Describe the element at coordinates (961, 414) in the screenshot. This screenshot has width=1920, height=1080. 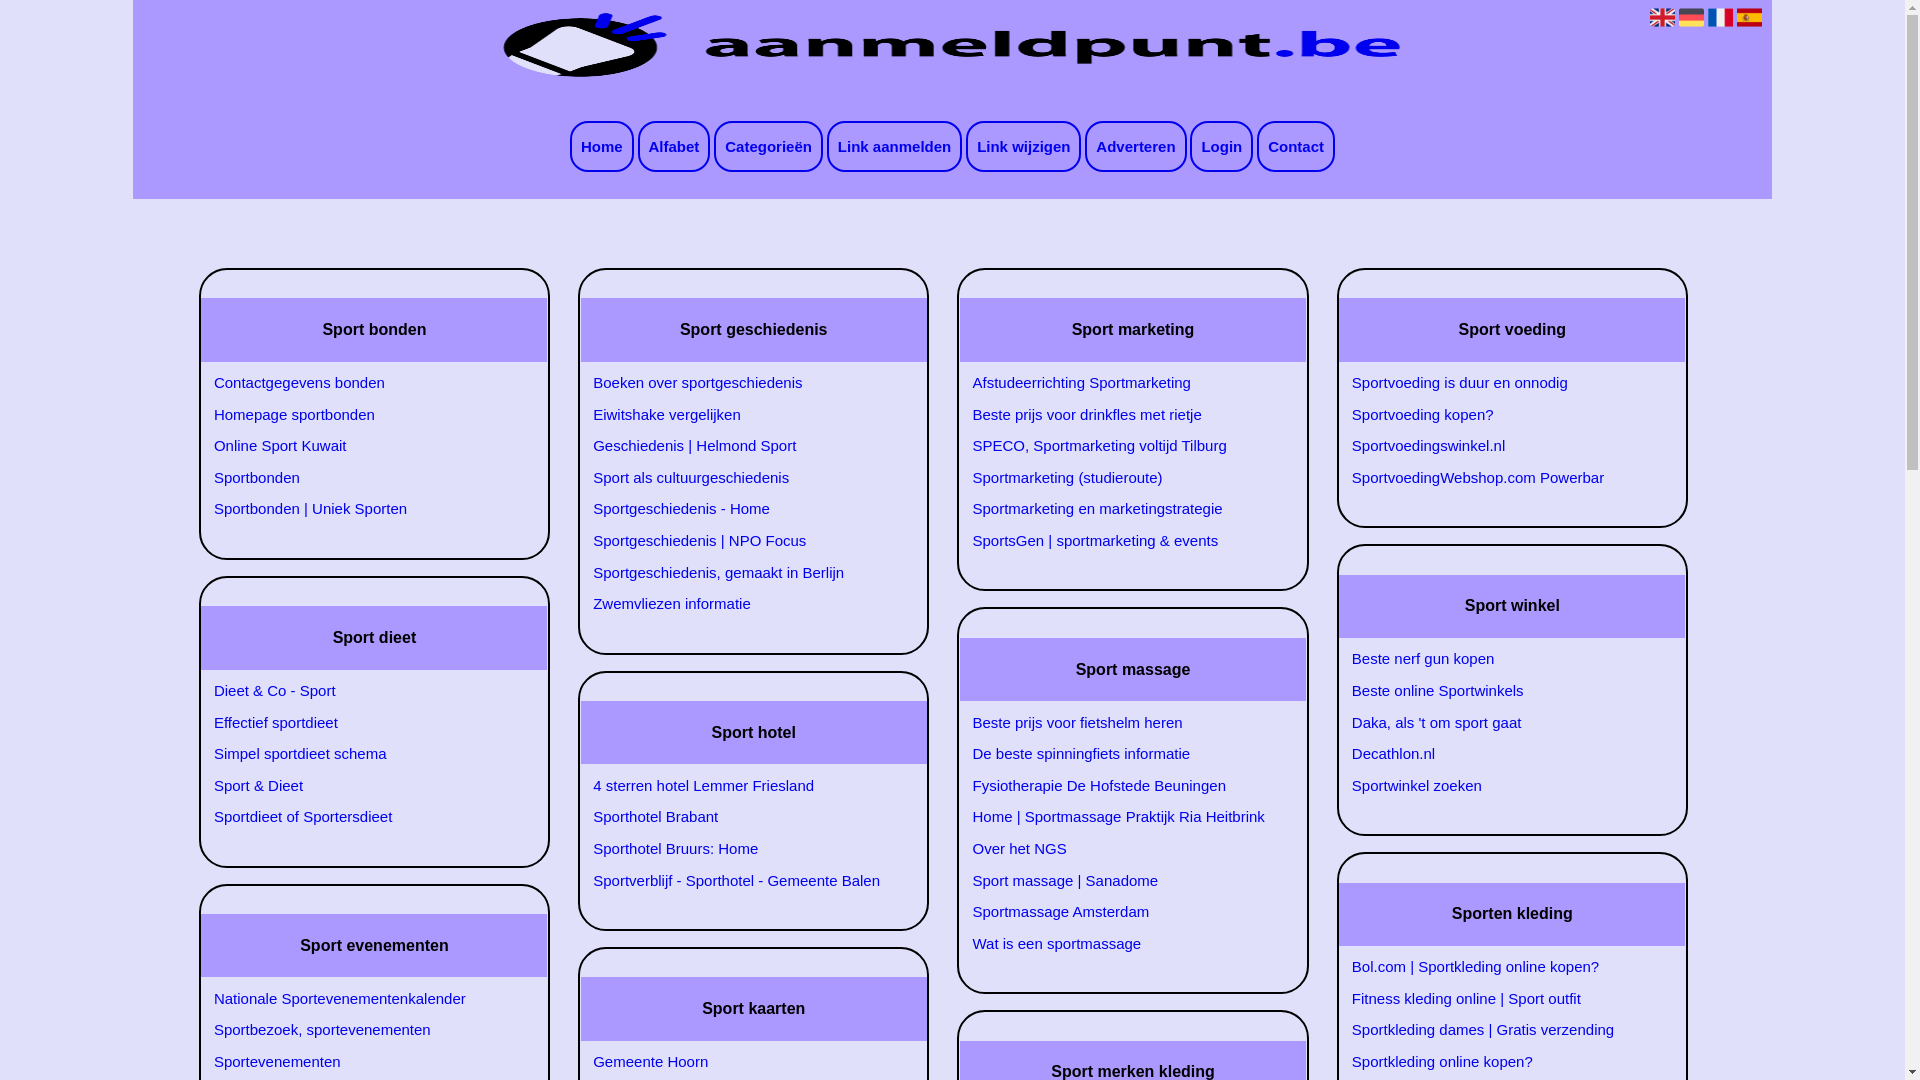
I see `'Beste prijs voor drinkfles met rietje'` at that location.